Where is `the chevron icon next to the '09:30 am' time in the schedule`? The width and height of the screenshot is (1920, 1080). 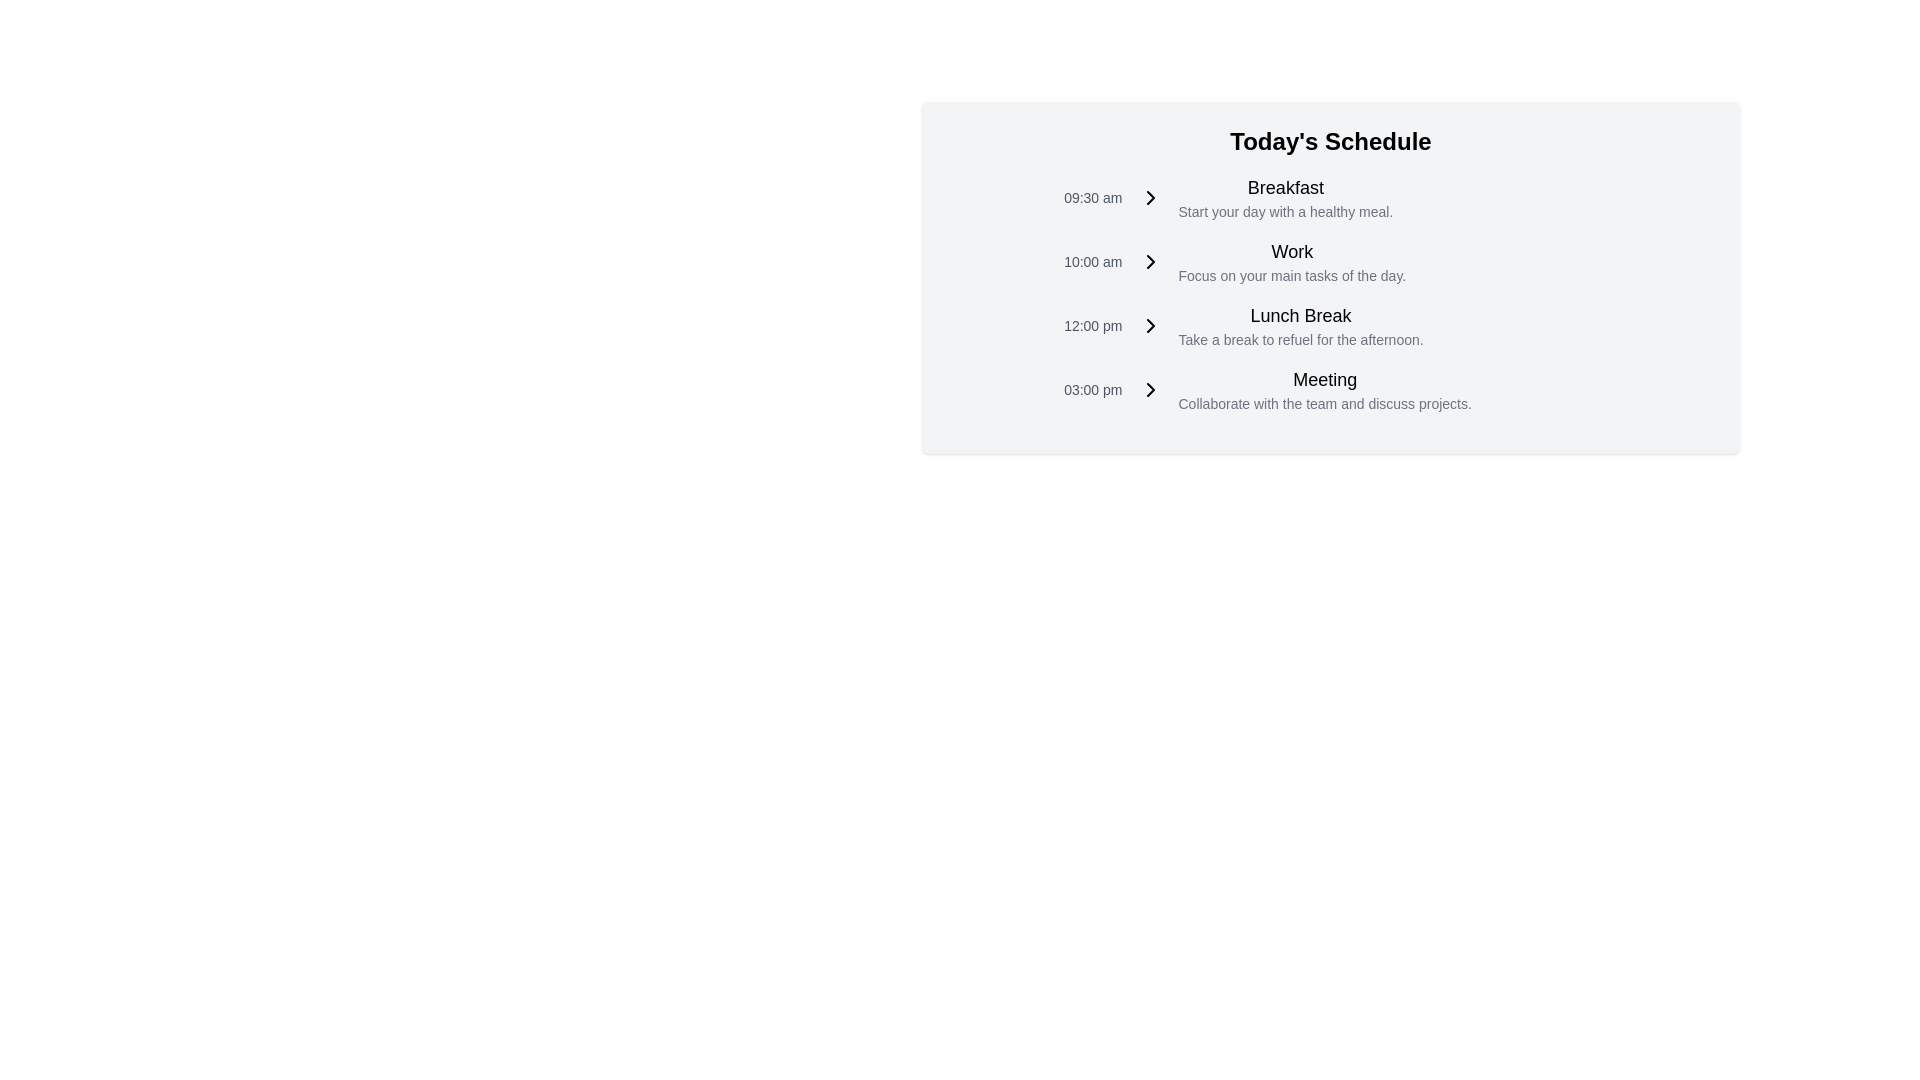
the chevron icon next to the '09:30 am' time in the schedule is located at coordinates (1150, 197).